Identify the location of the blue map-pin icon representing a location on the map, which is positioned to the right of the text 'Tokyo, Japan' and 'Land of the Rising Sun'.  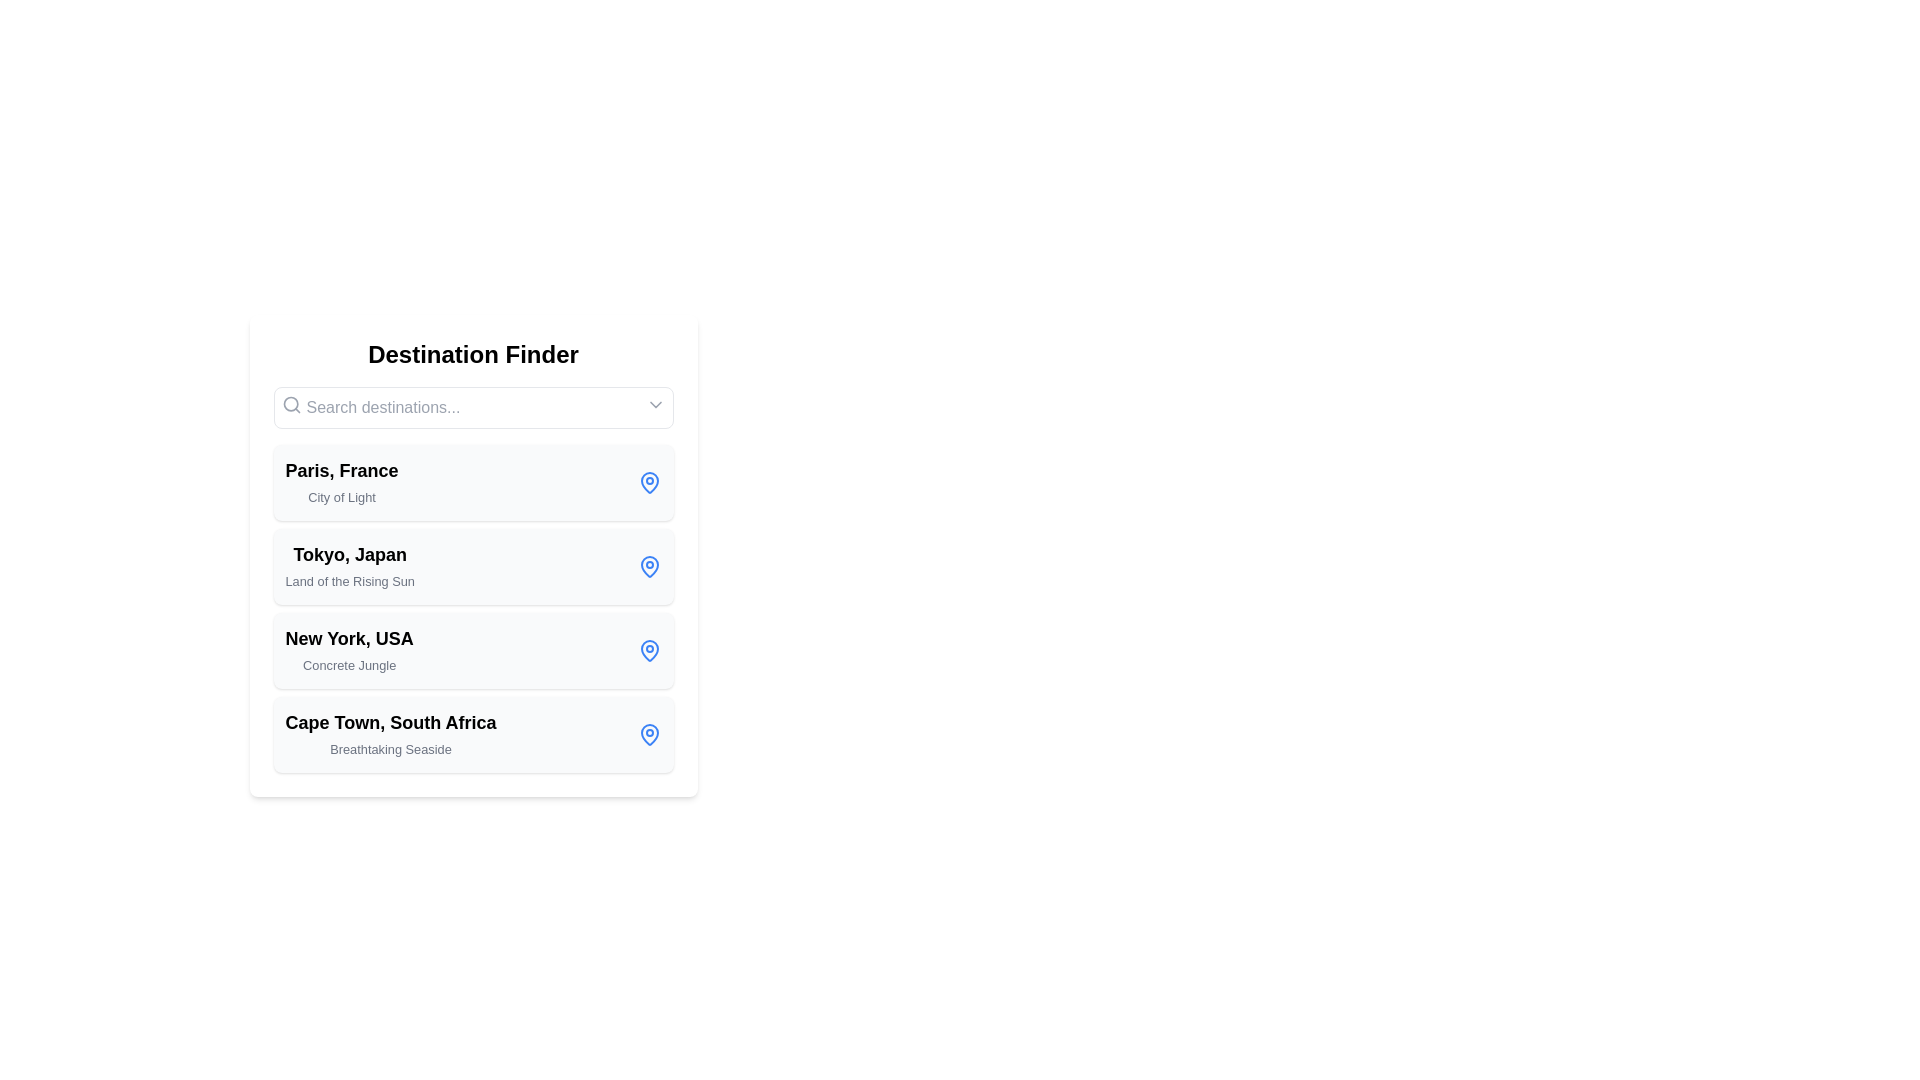
(649, 567).